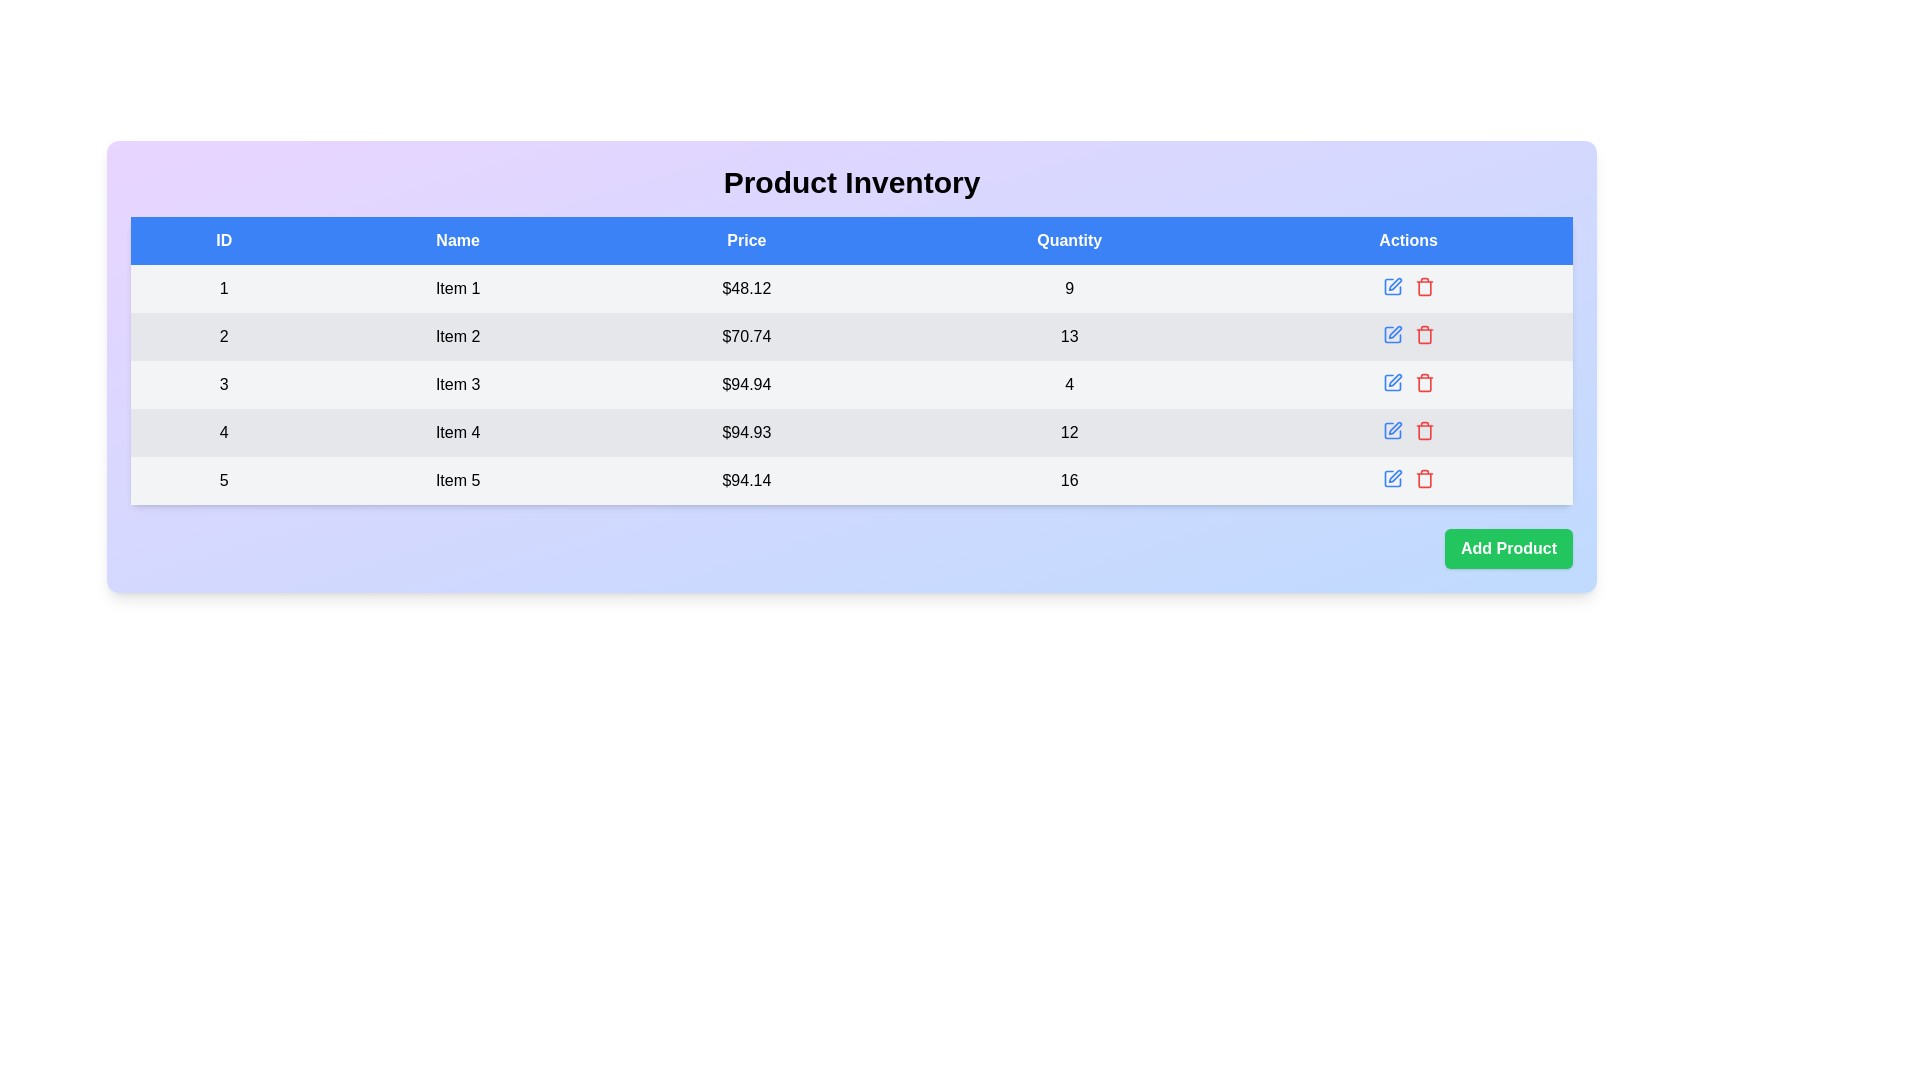 This screenshot has width=1920, height=1080. Describe the element at coordinates (1391, 478) in the screenshot. I see `the edit button located in the last row of the data table under the 'Actions' column, adjacent to a red-colored delete icon` at that location.